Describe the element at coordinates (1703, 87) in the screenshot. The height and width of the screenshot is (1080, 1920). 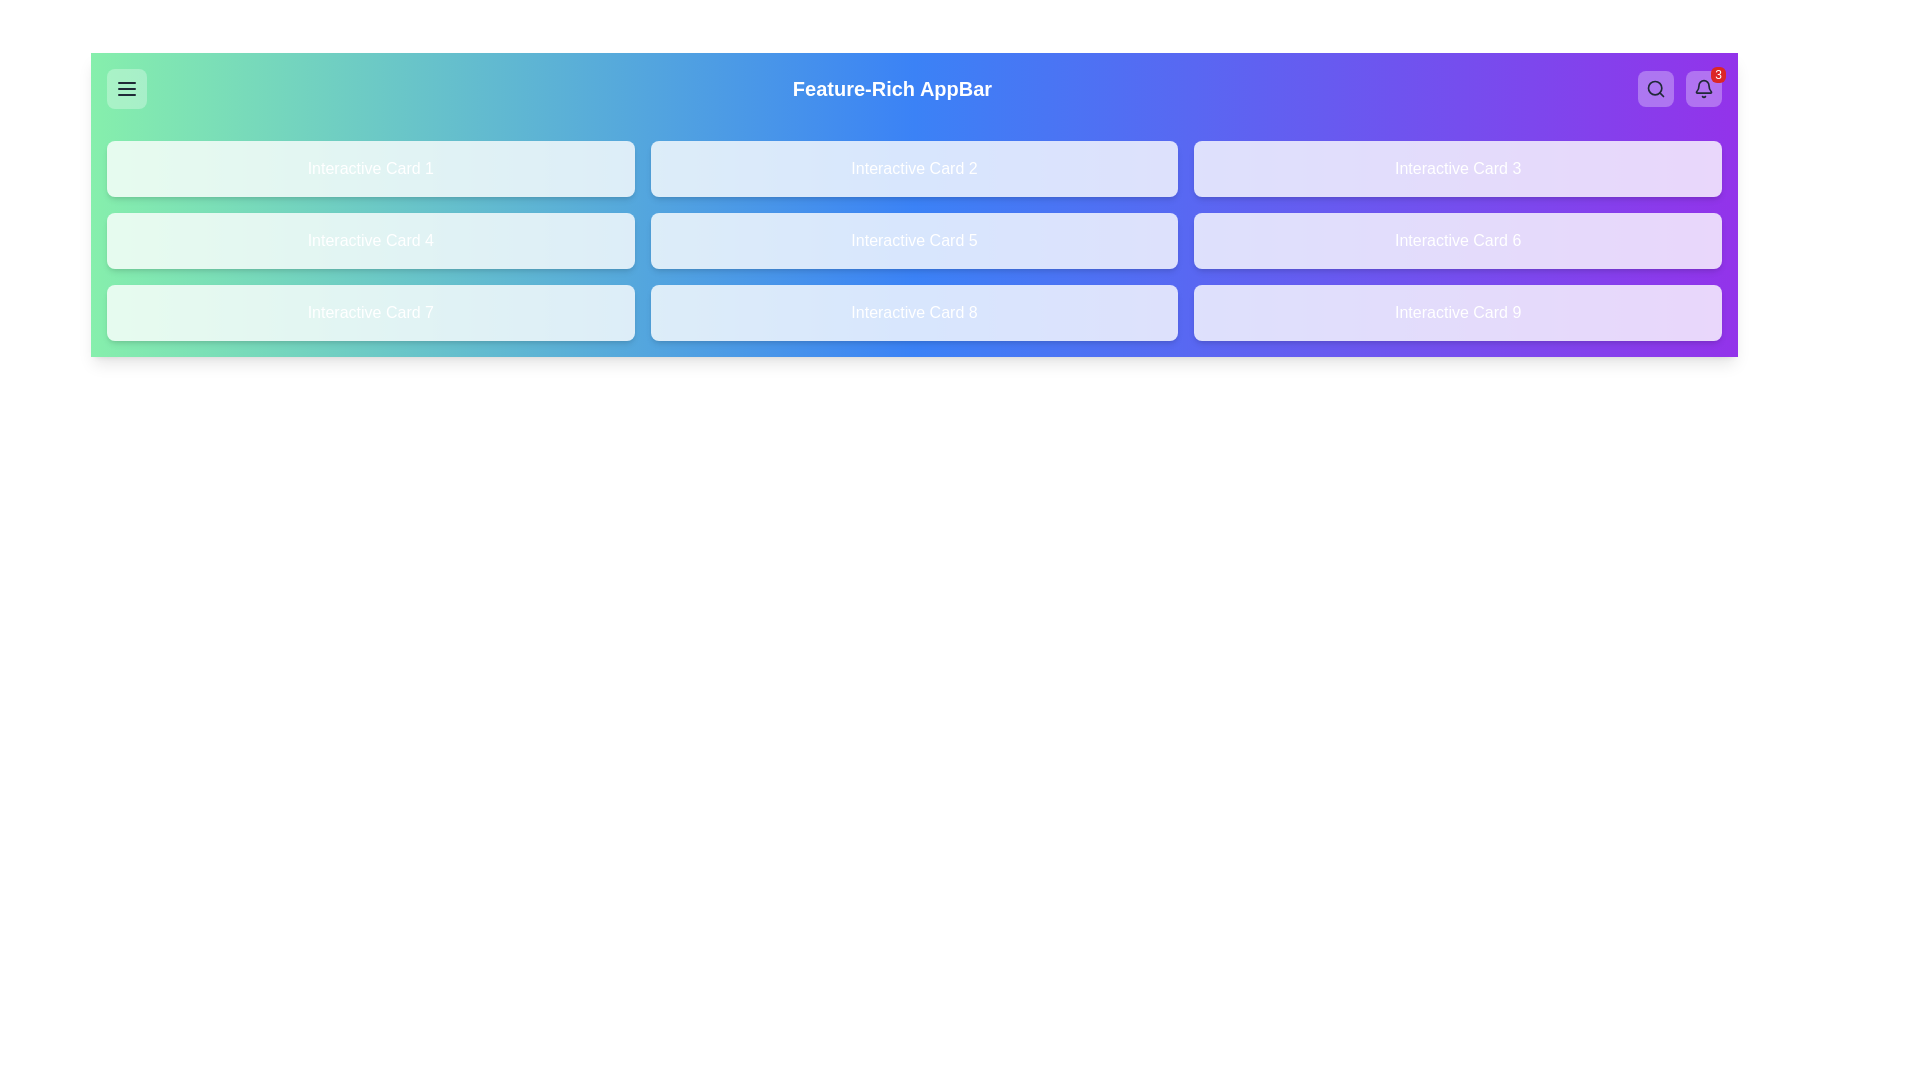
I see `the notification bell button to view notifications` at that location.